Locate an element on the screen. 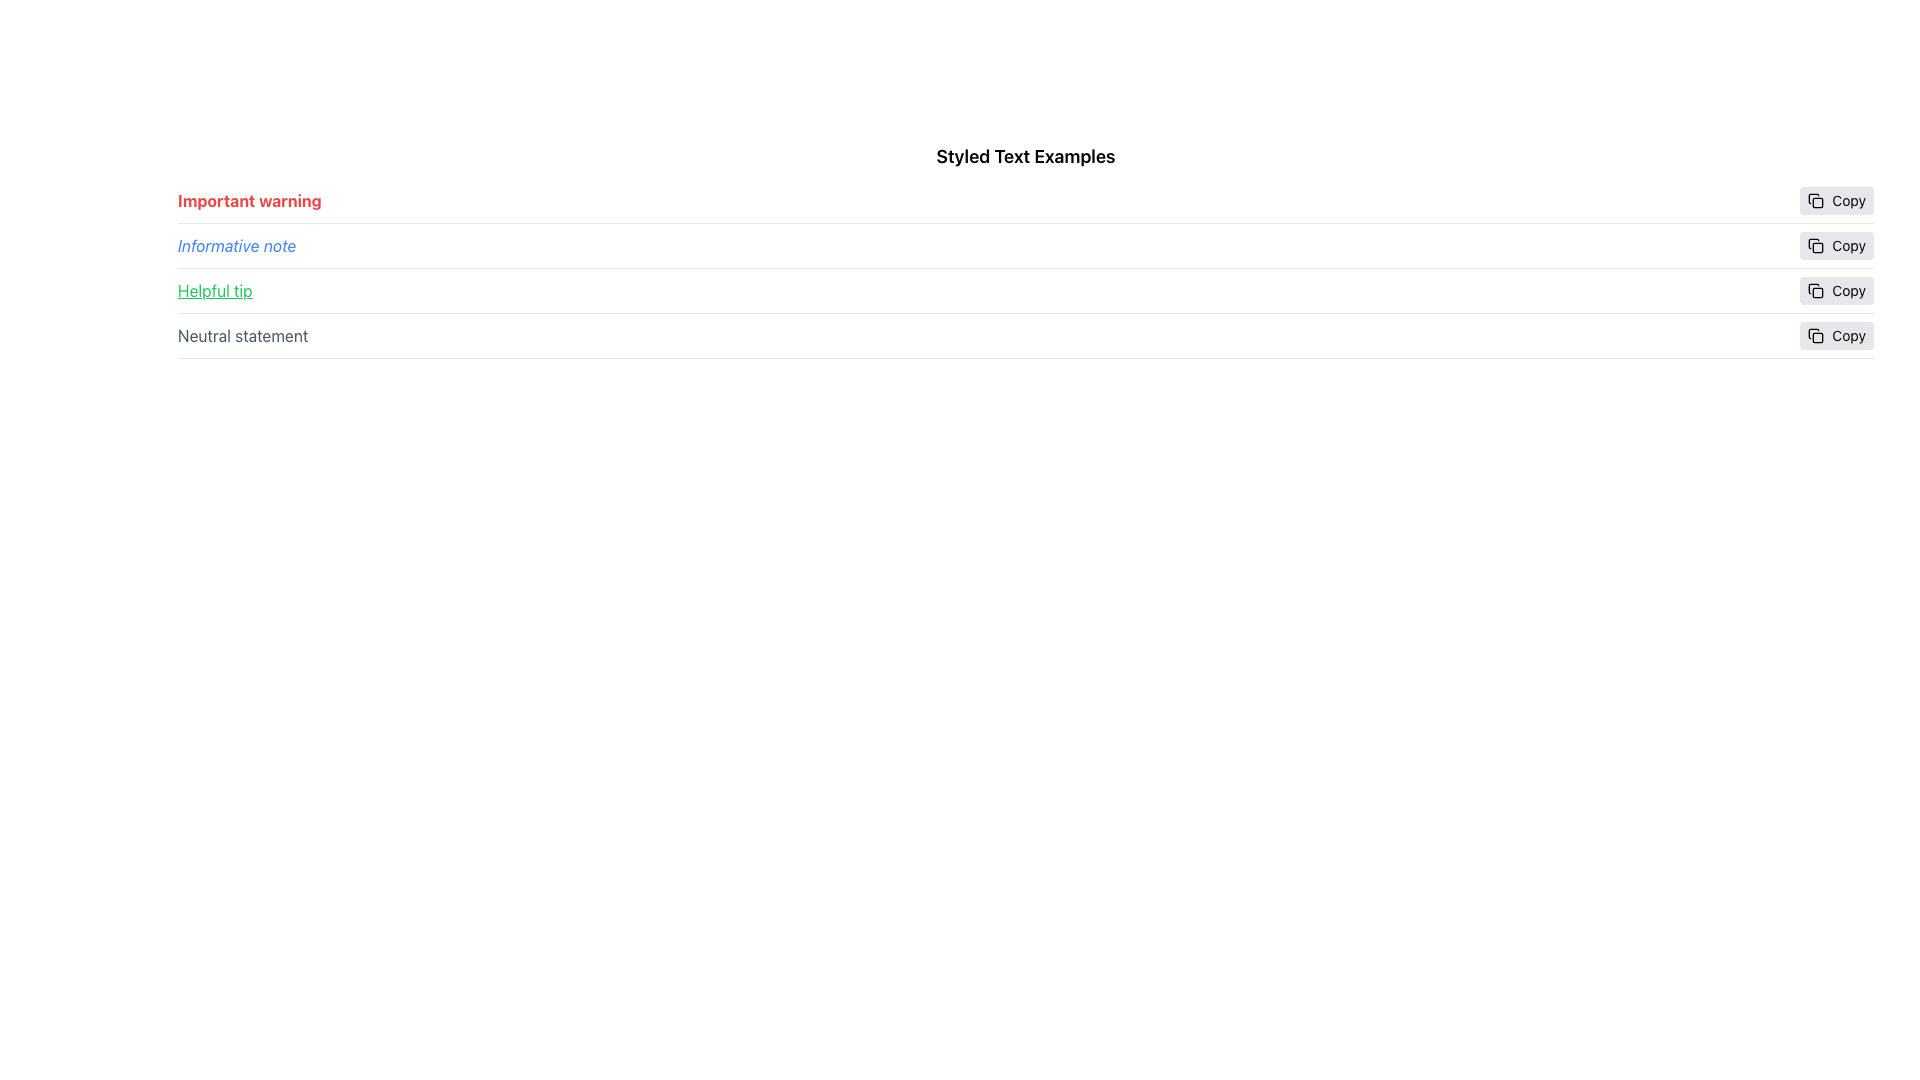 The width and height of the screenshot is (1920, 1080). the 'Copy' button with a duplicate document icon, which is positioned to the far right of the 'Neutral statement' text, to change its background color is located at coordinates (1837, 334).